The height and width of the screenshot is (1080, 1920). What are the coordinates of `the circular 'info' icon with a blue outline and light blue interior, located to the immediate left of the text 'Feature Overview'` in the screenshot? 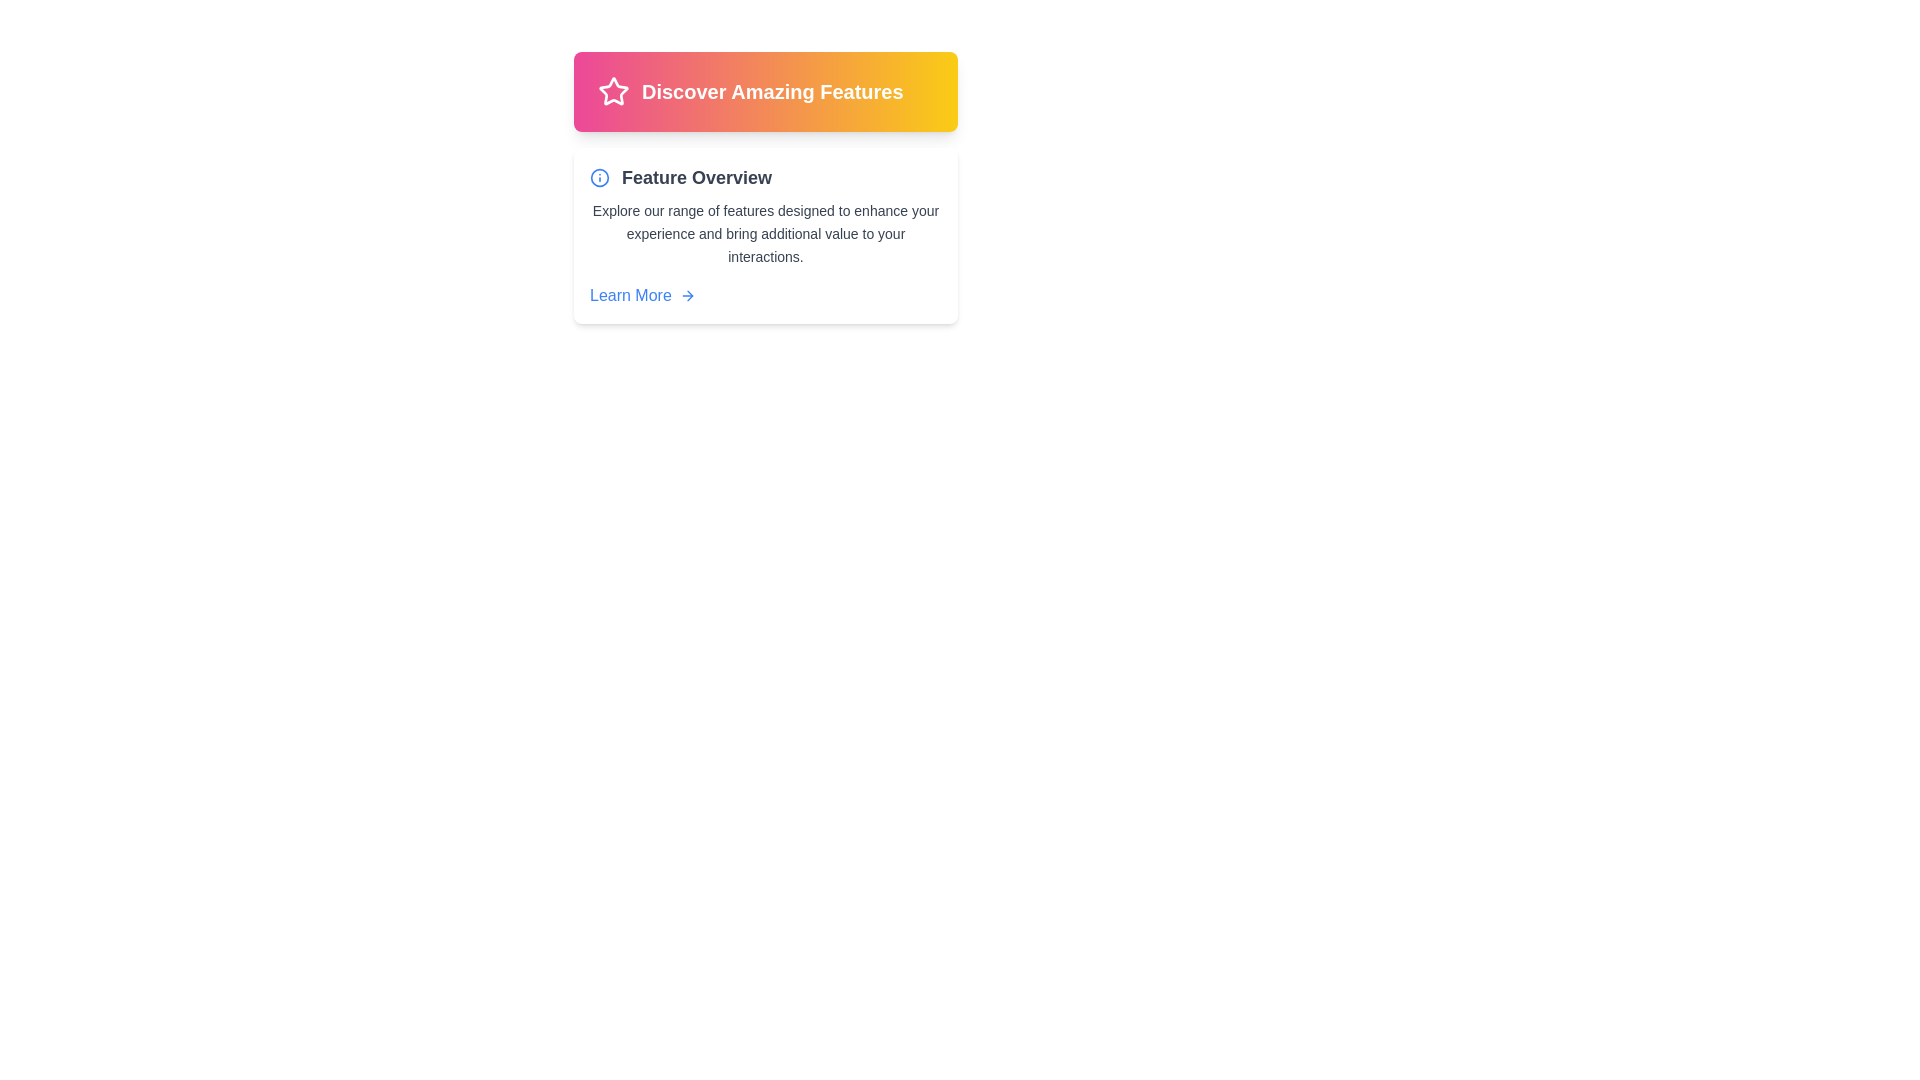 It's located at (599, 176).